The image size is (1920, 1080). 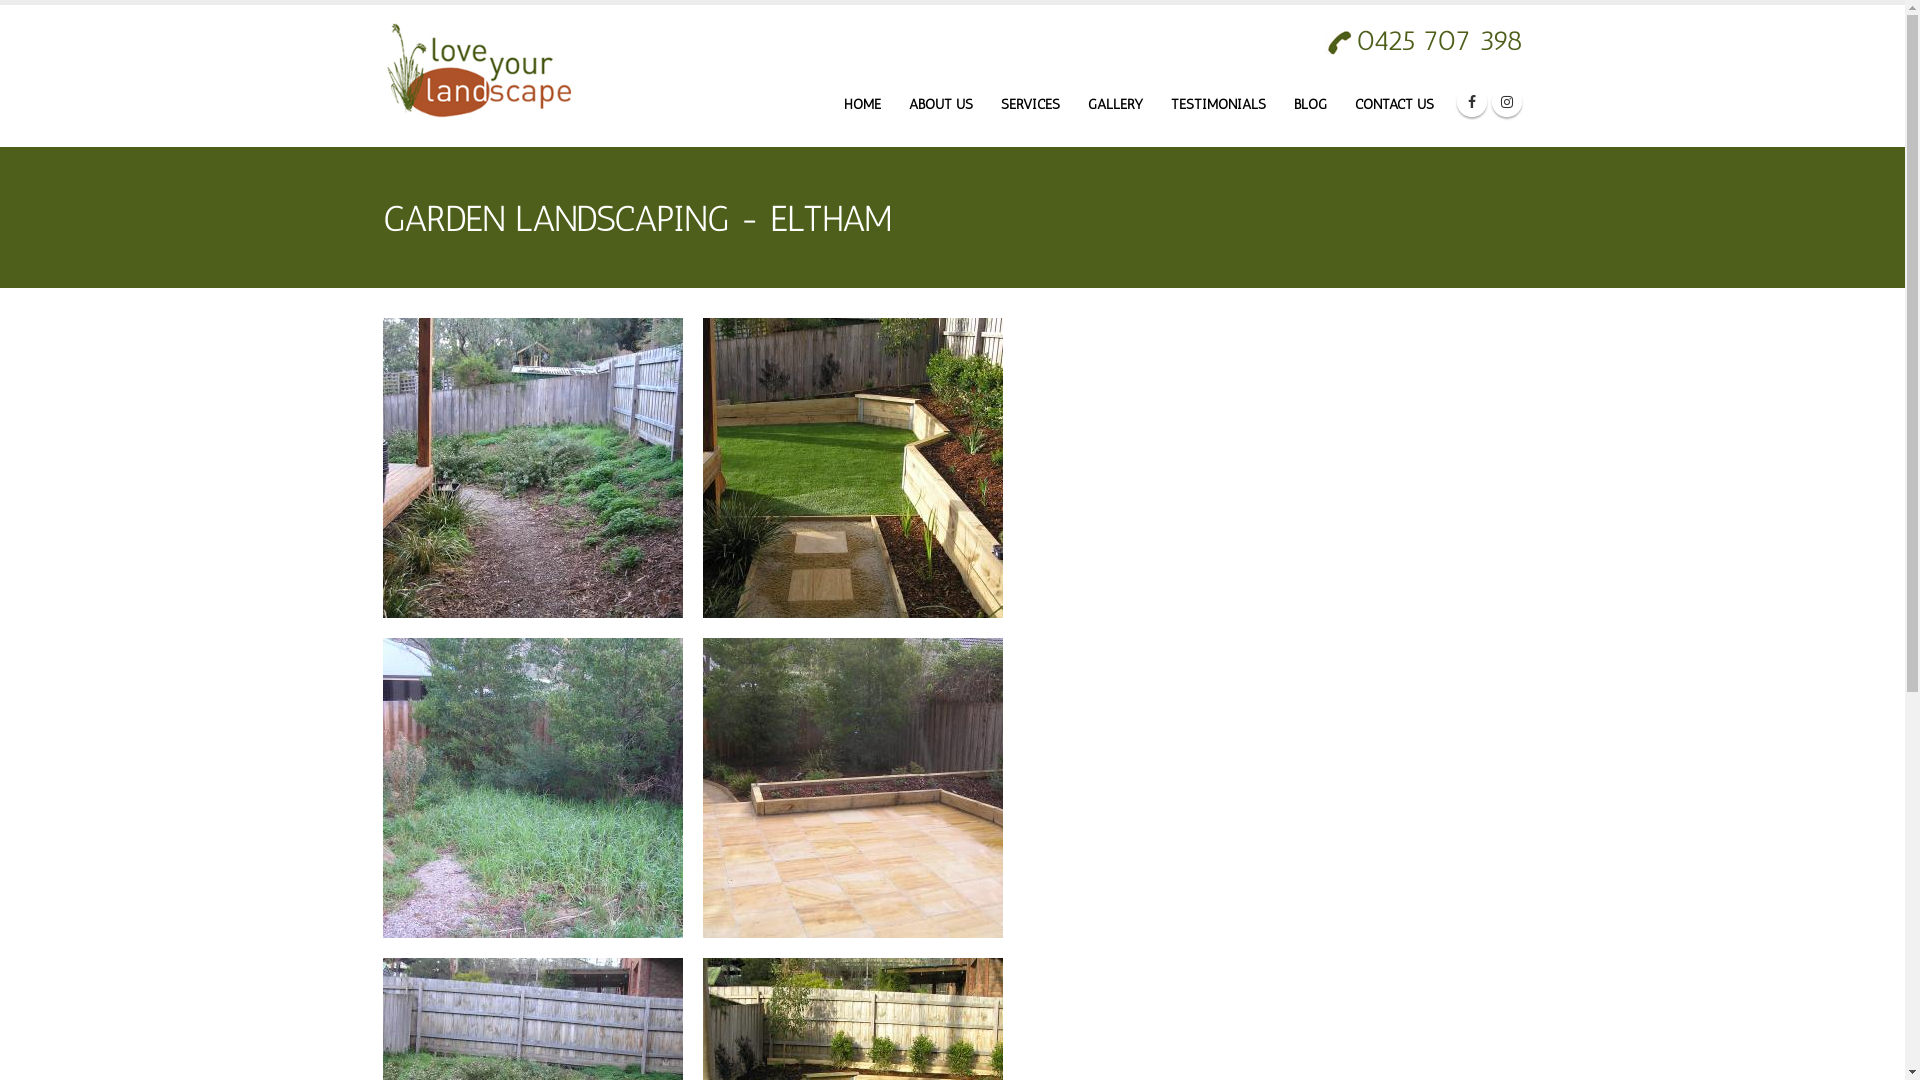 I want to click on 'Garden landscaping - Eltham', so click(x=851, y=785).